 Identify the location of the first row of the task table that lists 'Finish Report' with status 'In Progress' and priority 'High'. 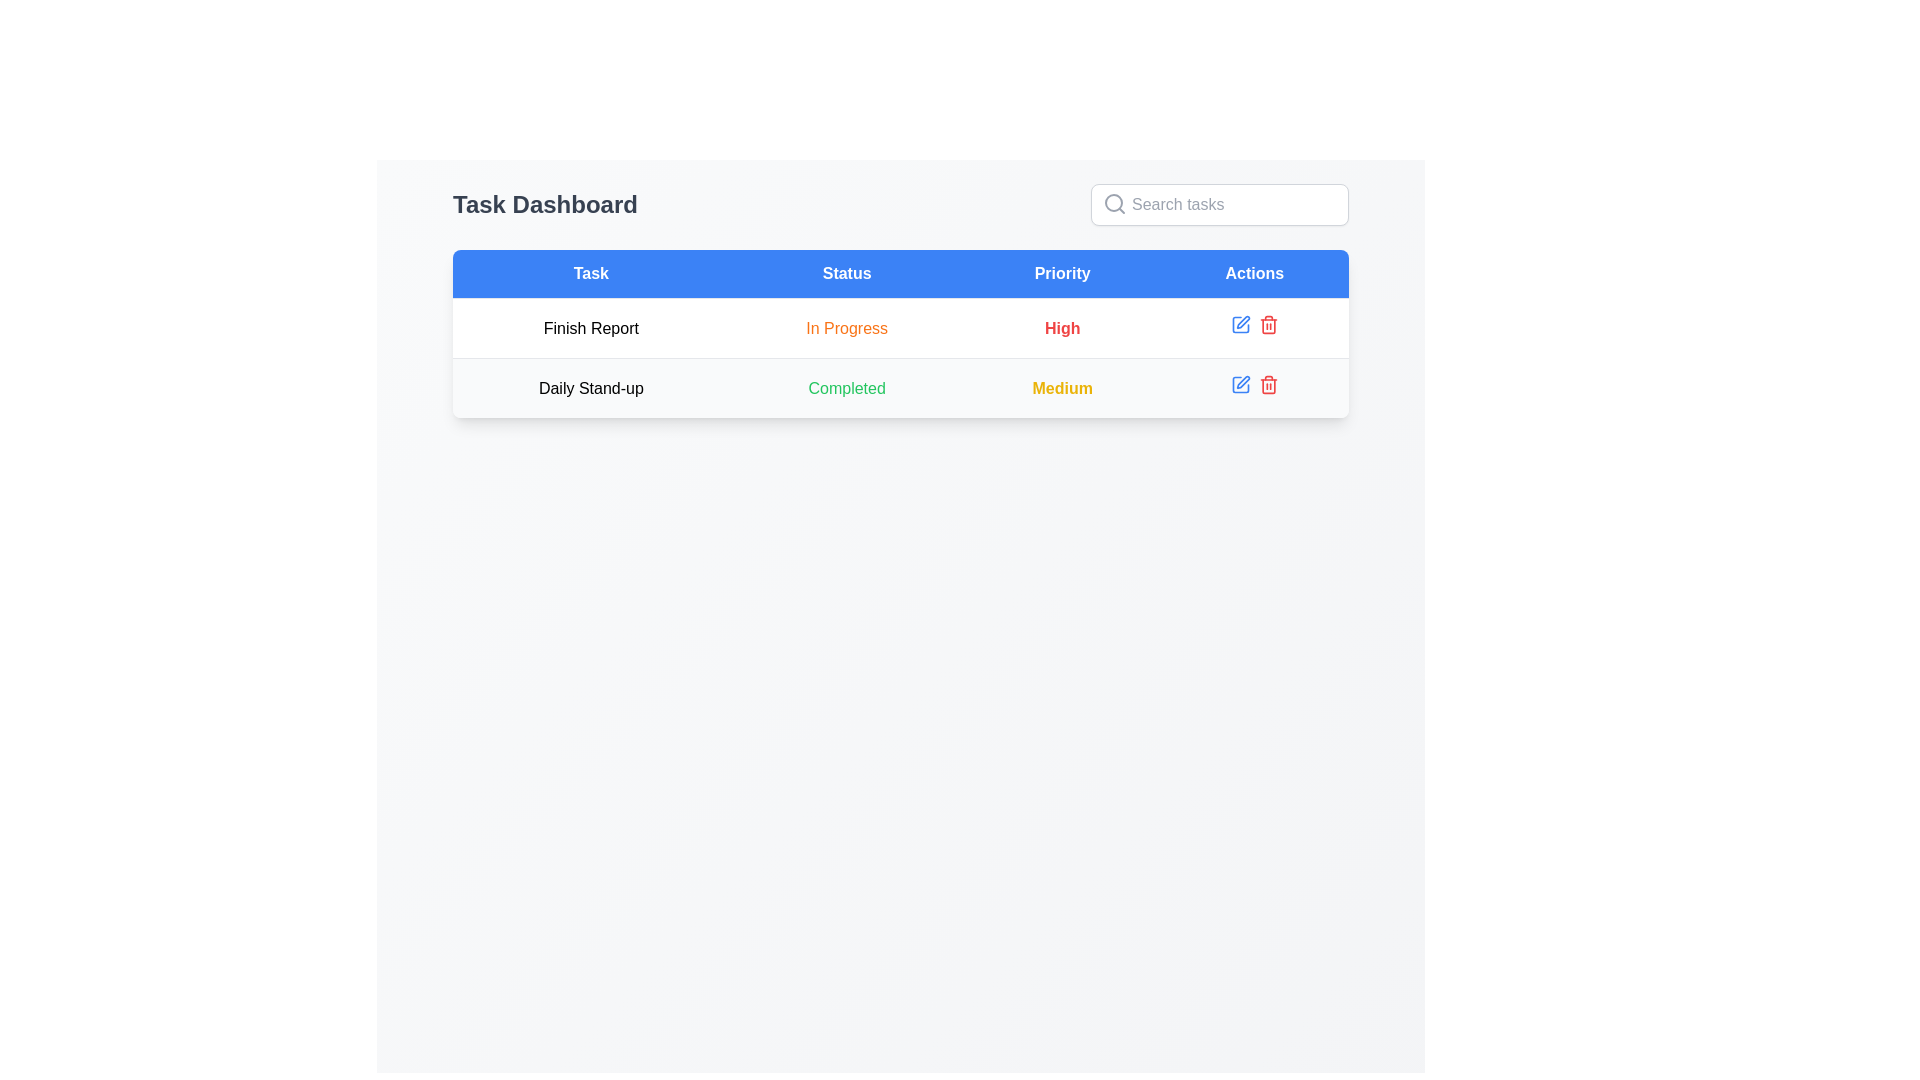
(900, 357).